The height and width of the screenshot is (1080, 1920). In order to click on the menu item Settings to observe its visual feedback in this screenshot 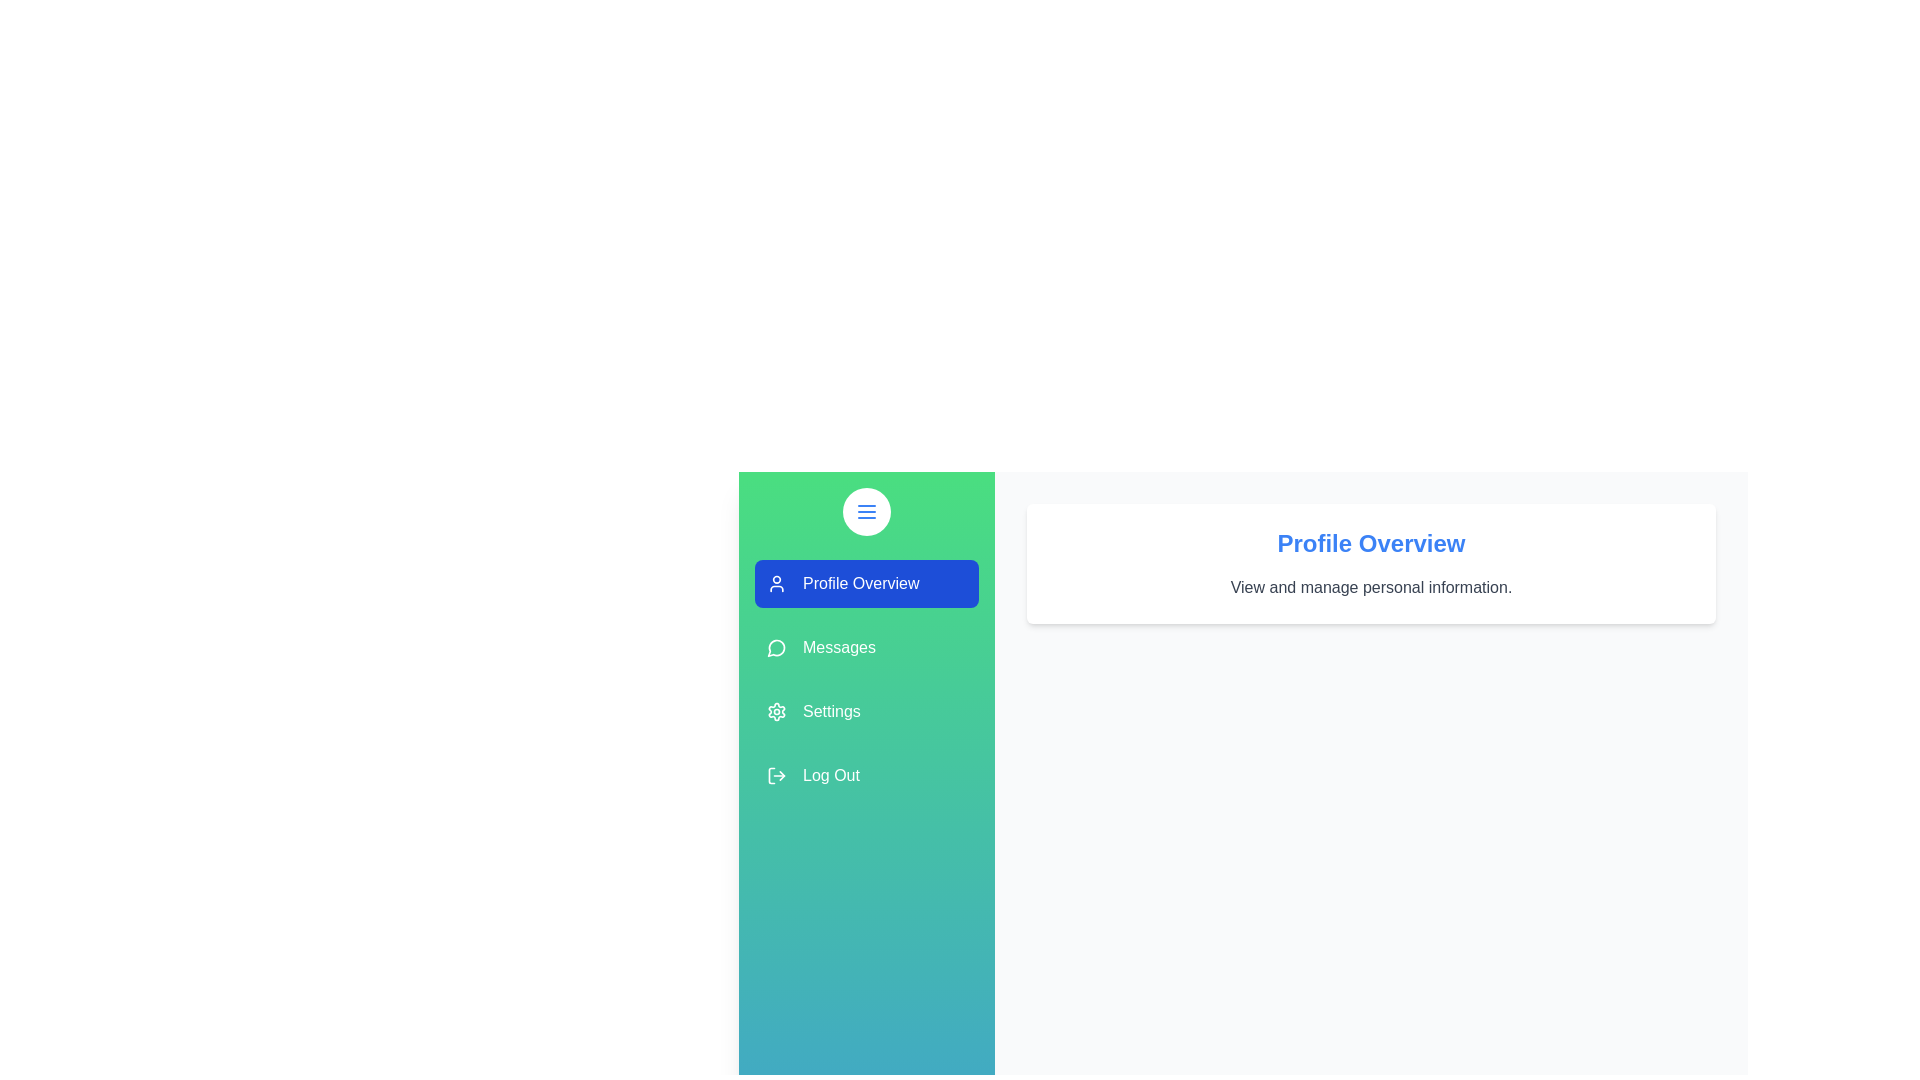, I will do `click(867, 711)`.